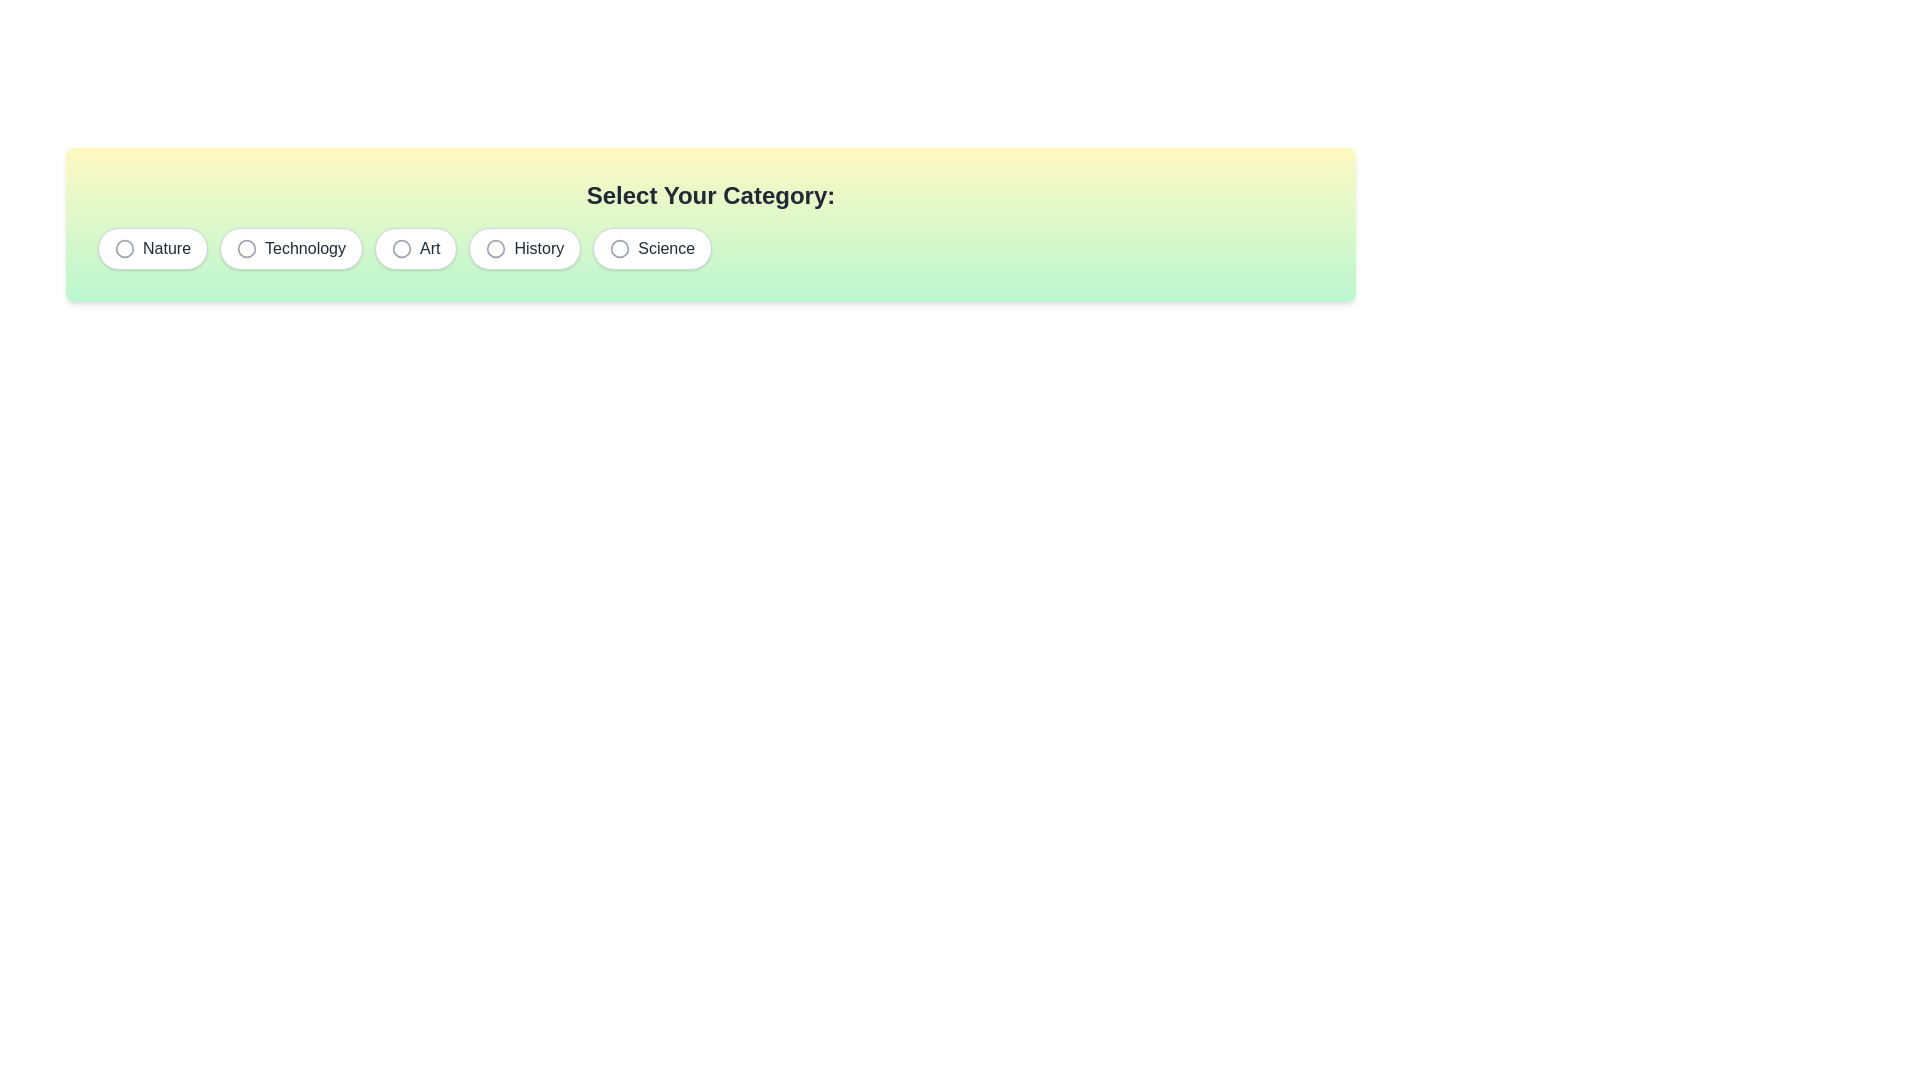 The height and width of the screenshot is (1080, 1920). I want to click on the chip labeled Nature, so click(152, 248).